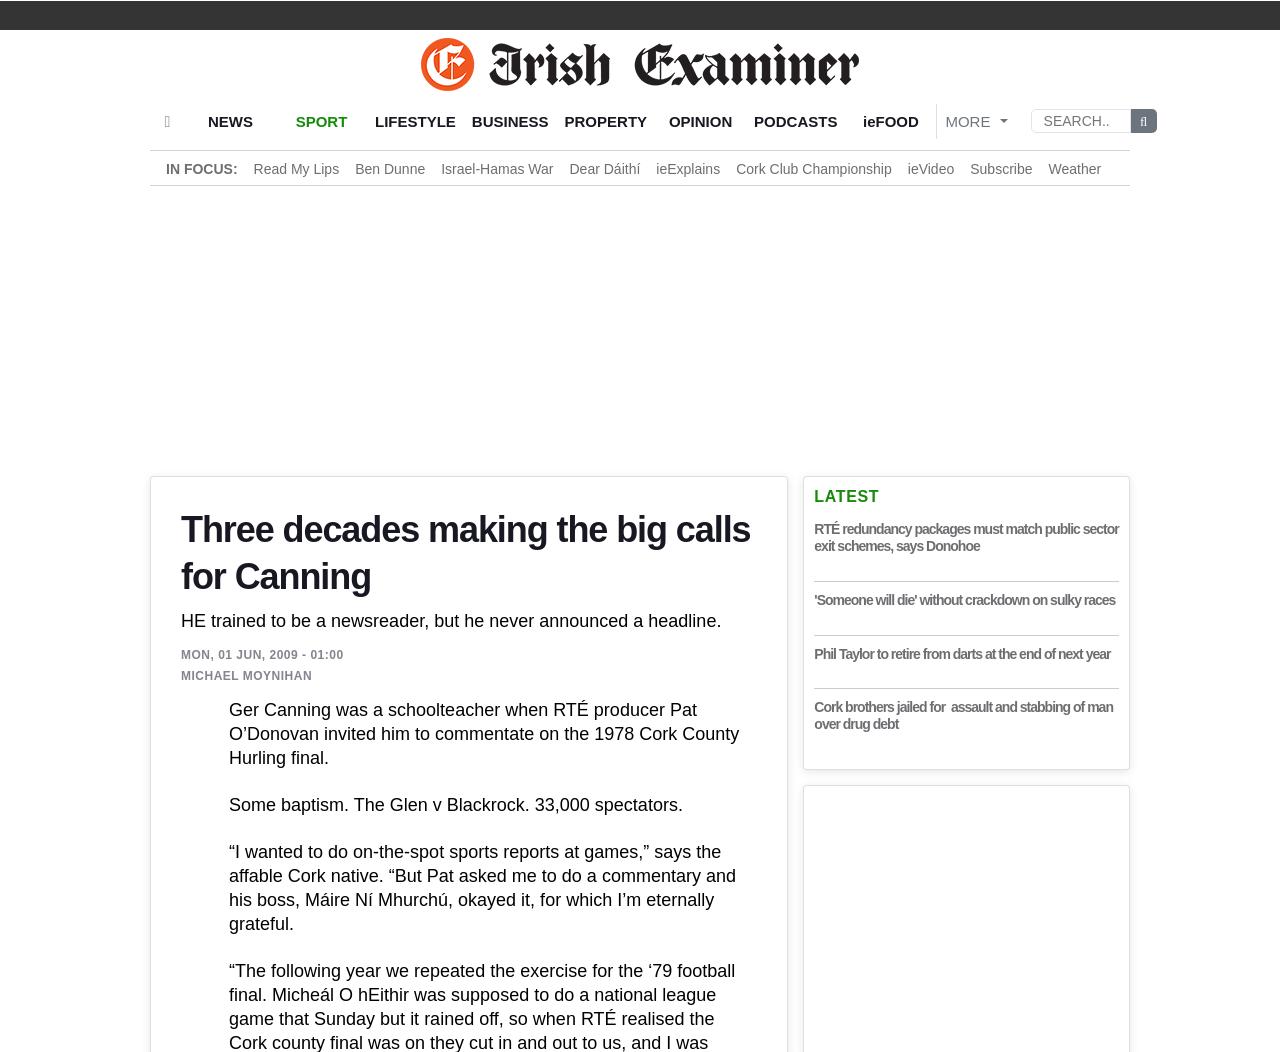 The width and height of the screenshot is (1280, 1052). Describe the element at coordinates (492, 280) in the screenshot. I see `'“To me you survive on TV by believing you can do most aspects of the job well. You’ll never get it completely right. I’ve never done the perfect commentary; I dream of doing it one day, but I haven’t done it so far. You must be comfortable with your limitations – you can’t slacken in your preparations but you won’t please everybody all the time, and your own self-confidence is vital in that regard. Anything that reduces that confidence you need to look at carefully.'` at that location.